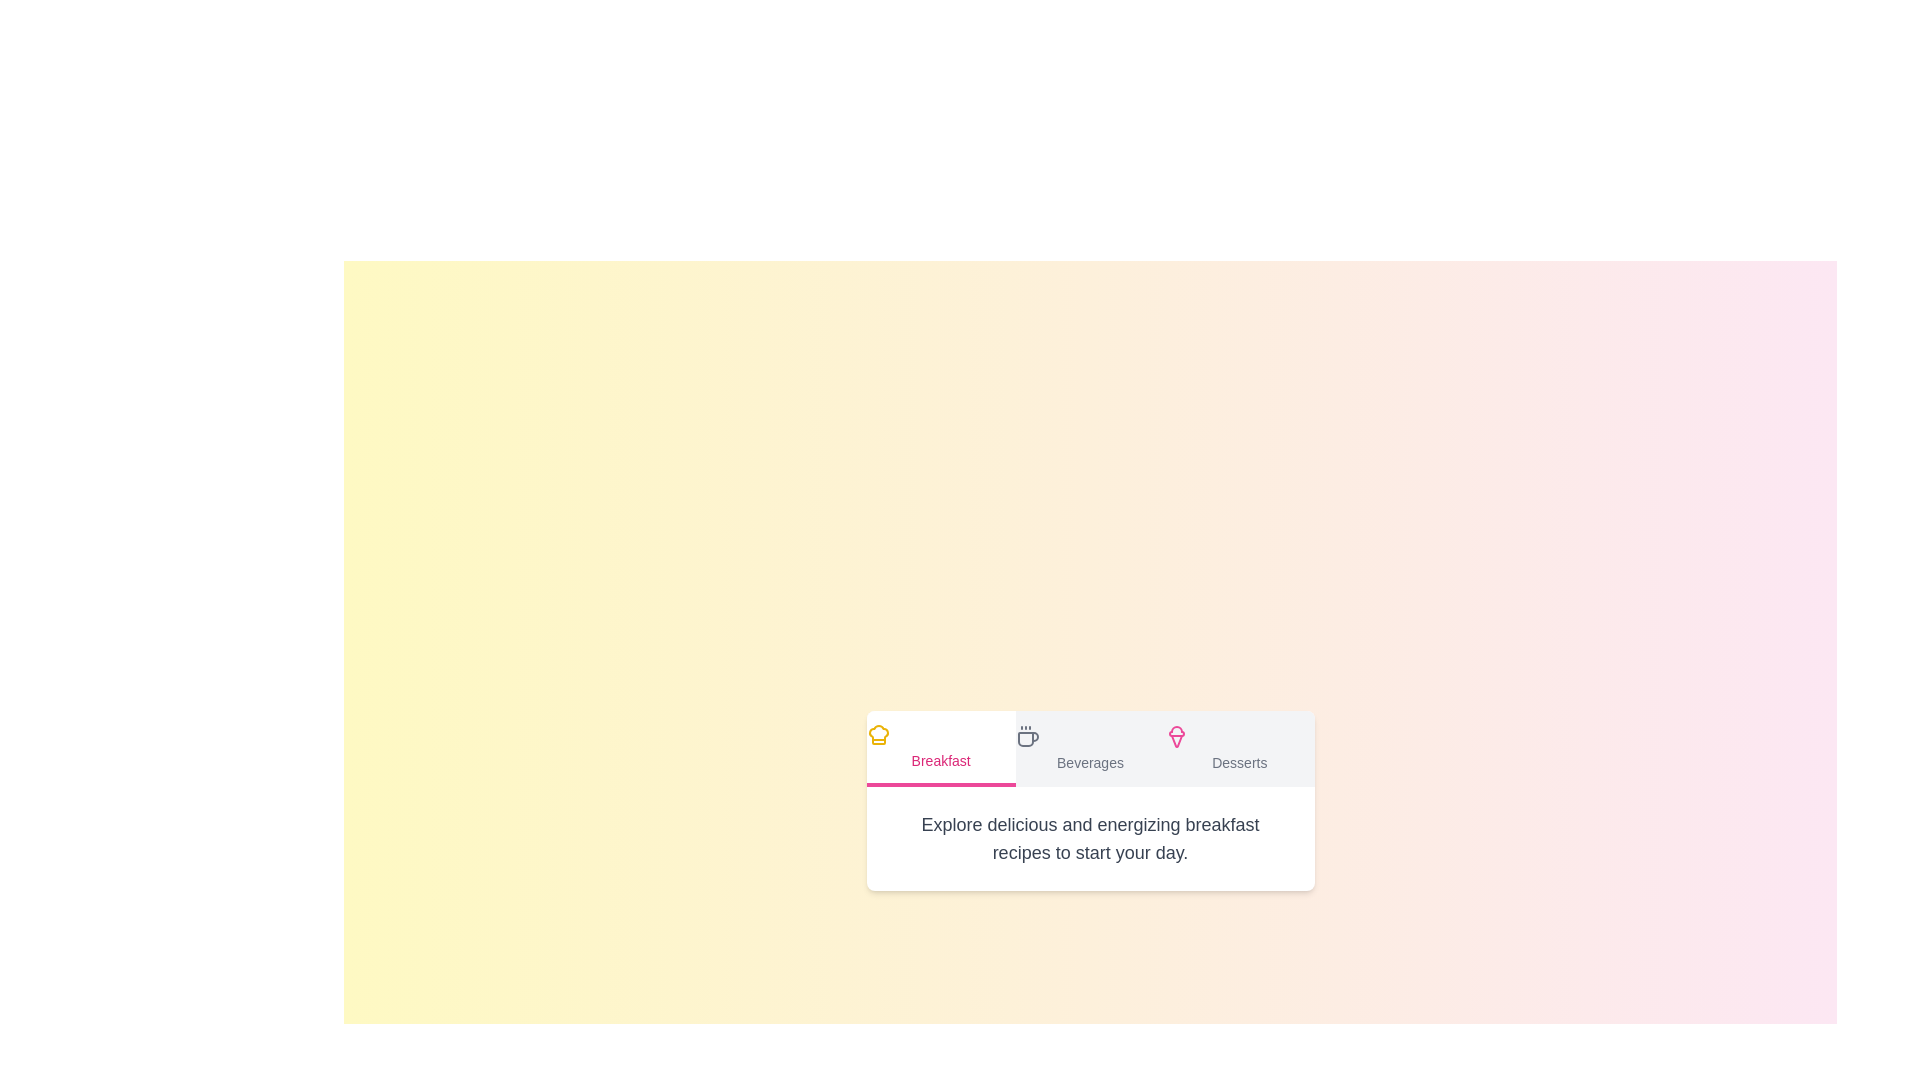  What do you see at coordinates (939, 748) in the screenshot?
I see `the tab labeled Breakfast to display its content` at bounding box center [939, 748].